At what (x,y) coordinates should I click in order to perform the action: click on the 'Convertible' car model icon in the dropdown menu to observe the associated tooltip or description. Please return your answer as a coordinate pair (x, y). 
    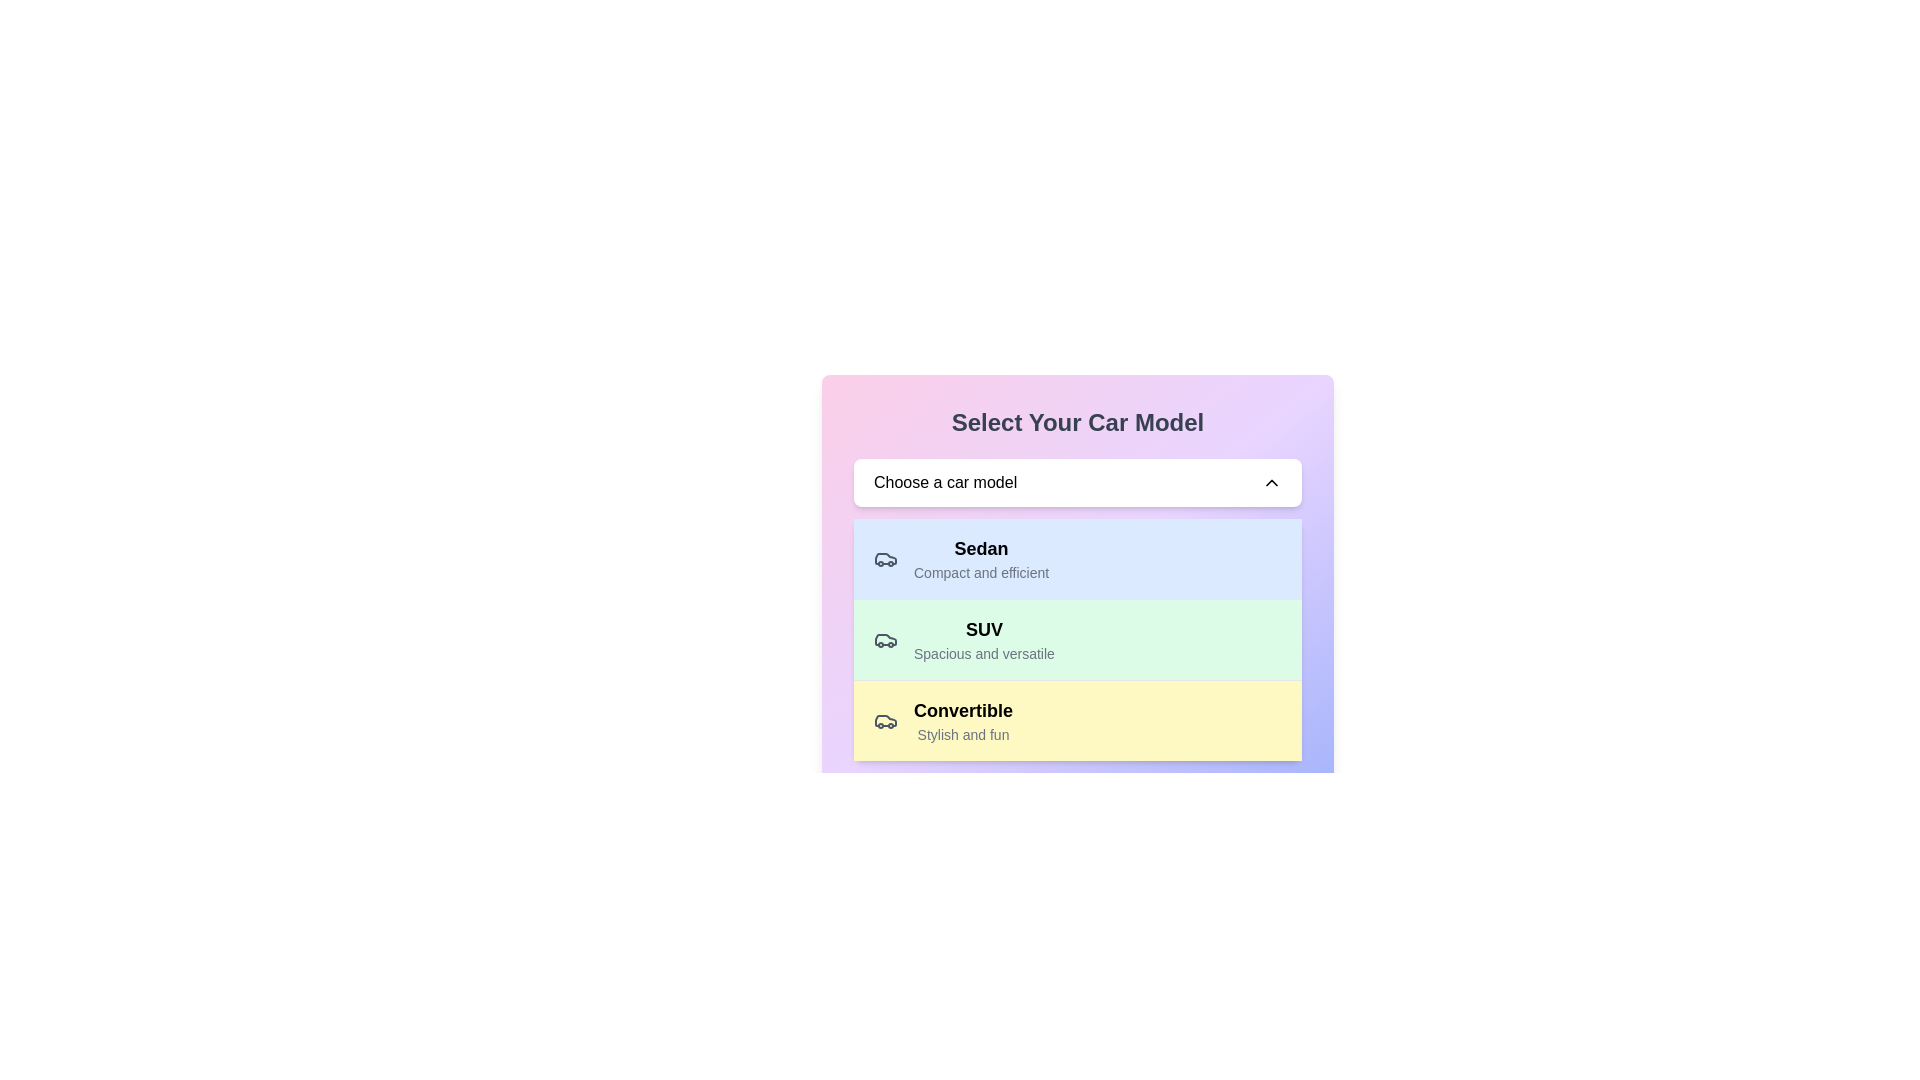
    Looking at the image, I should click on (885, 721).